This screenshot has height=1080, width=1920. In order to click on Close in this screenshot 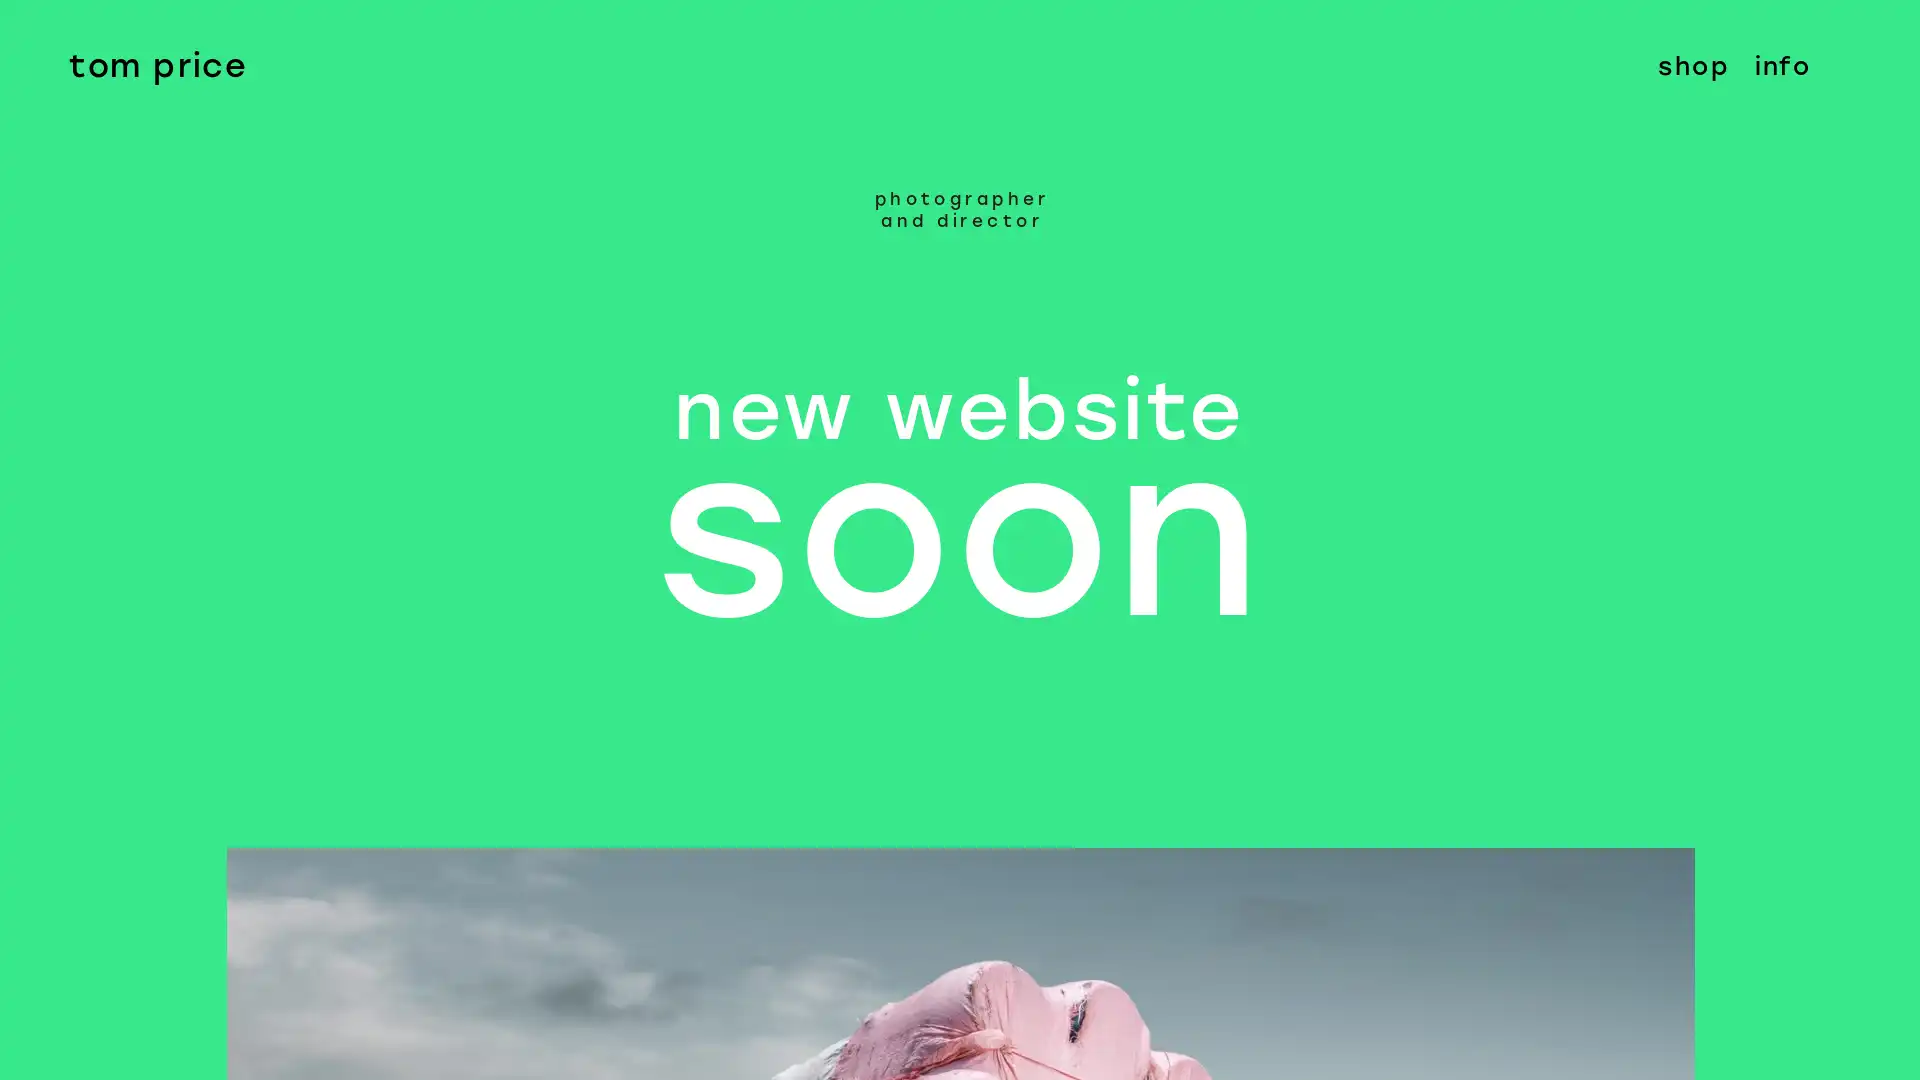, I will do `click(1882, 38)`.